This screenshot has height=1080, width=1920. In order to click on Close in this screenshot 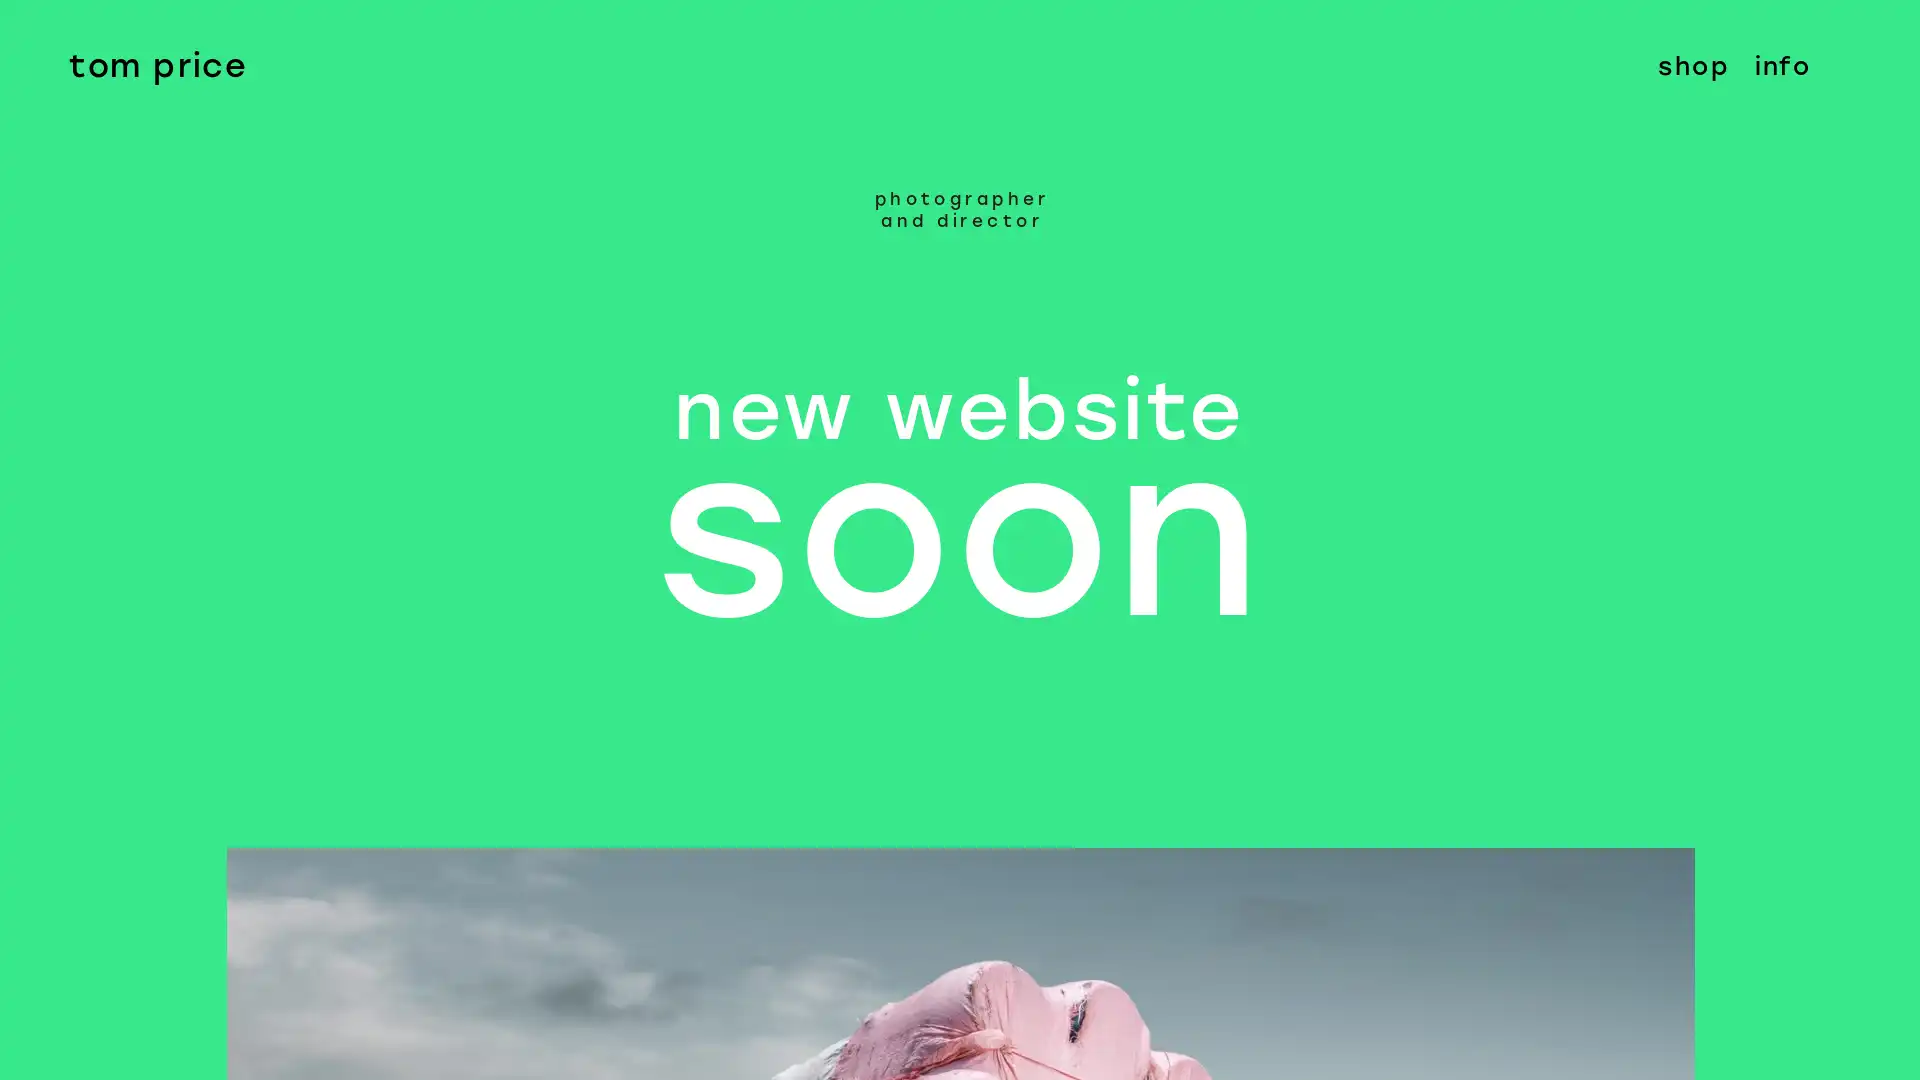, I will do `click(1882, 38)`.